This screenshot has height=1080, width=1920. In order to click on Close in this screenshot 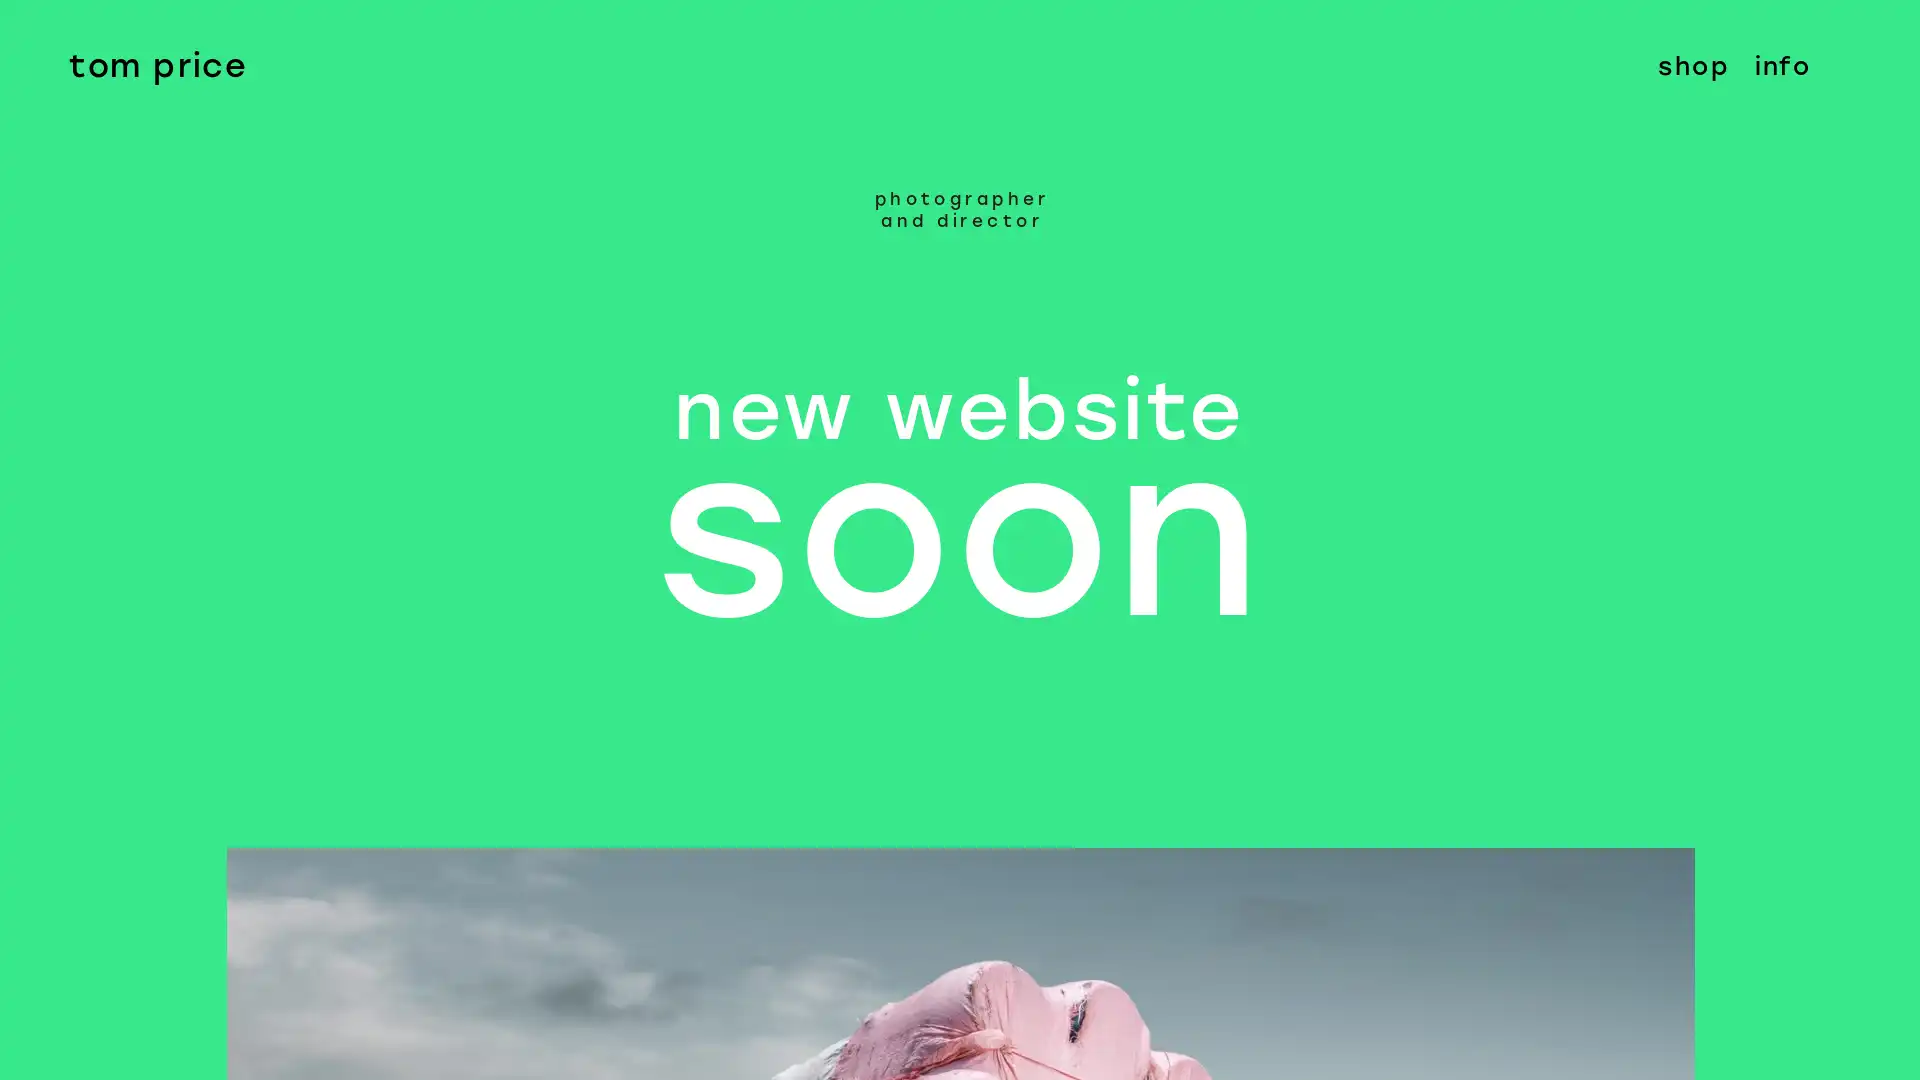, I will do `click(1882, 38)`.